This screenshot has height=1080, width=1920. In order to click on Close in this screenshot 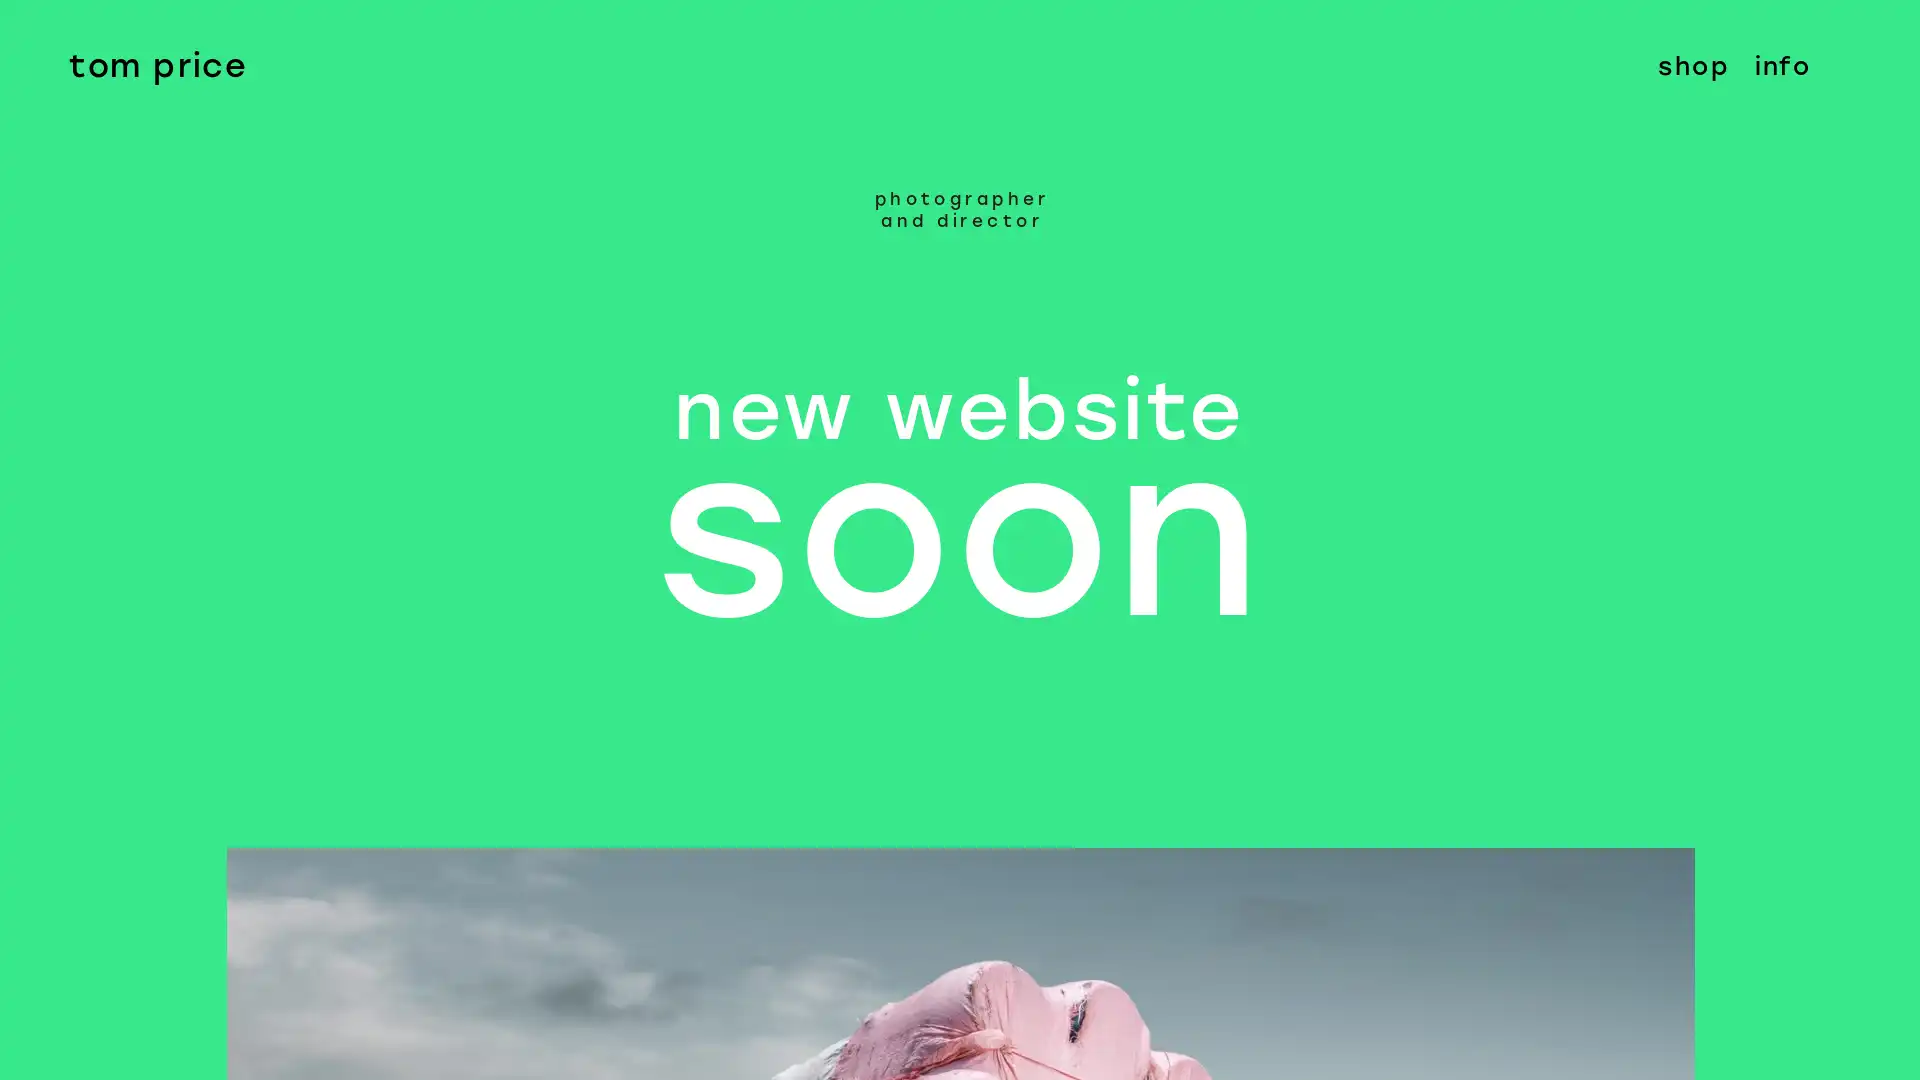, I will do `click(1882, 38)`.